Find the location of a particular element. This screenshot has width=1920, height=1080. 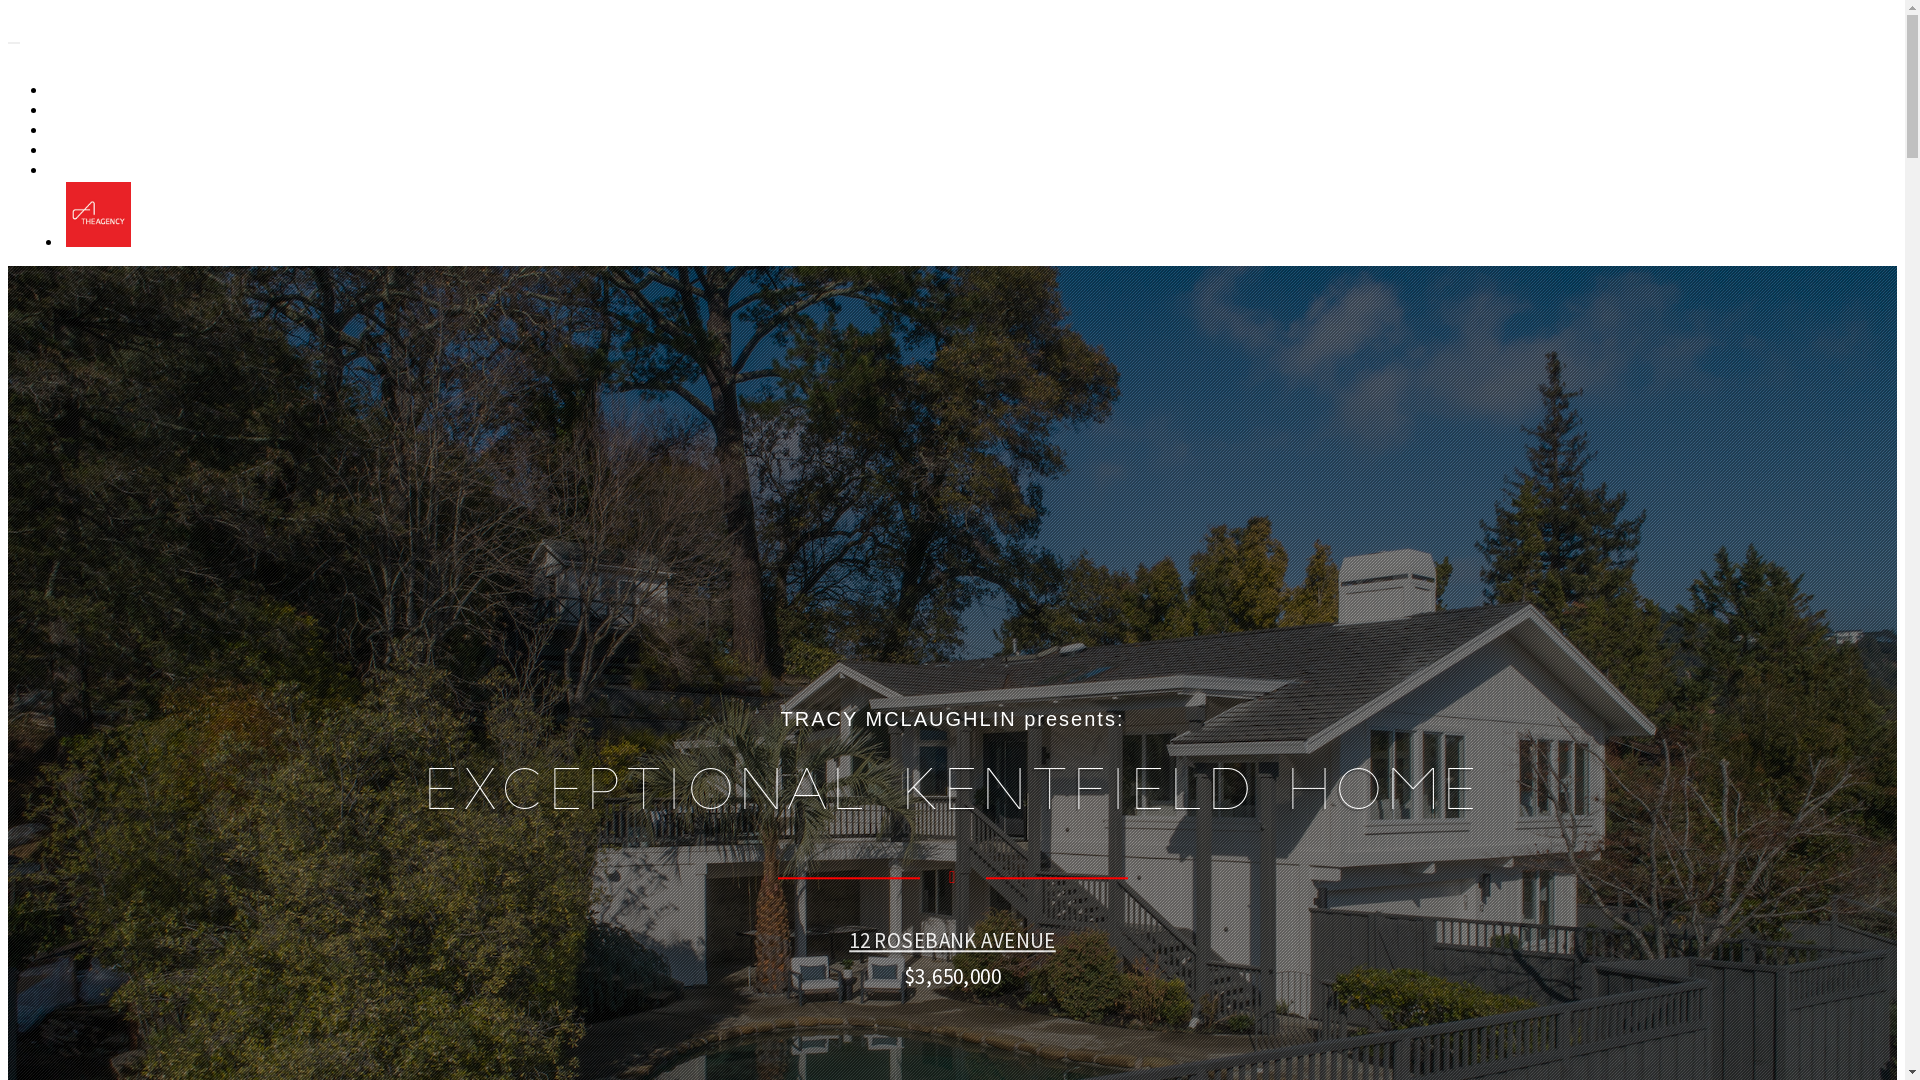

'GALLERY' is located at coordinates (87, 90).